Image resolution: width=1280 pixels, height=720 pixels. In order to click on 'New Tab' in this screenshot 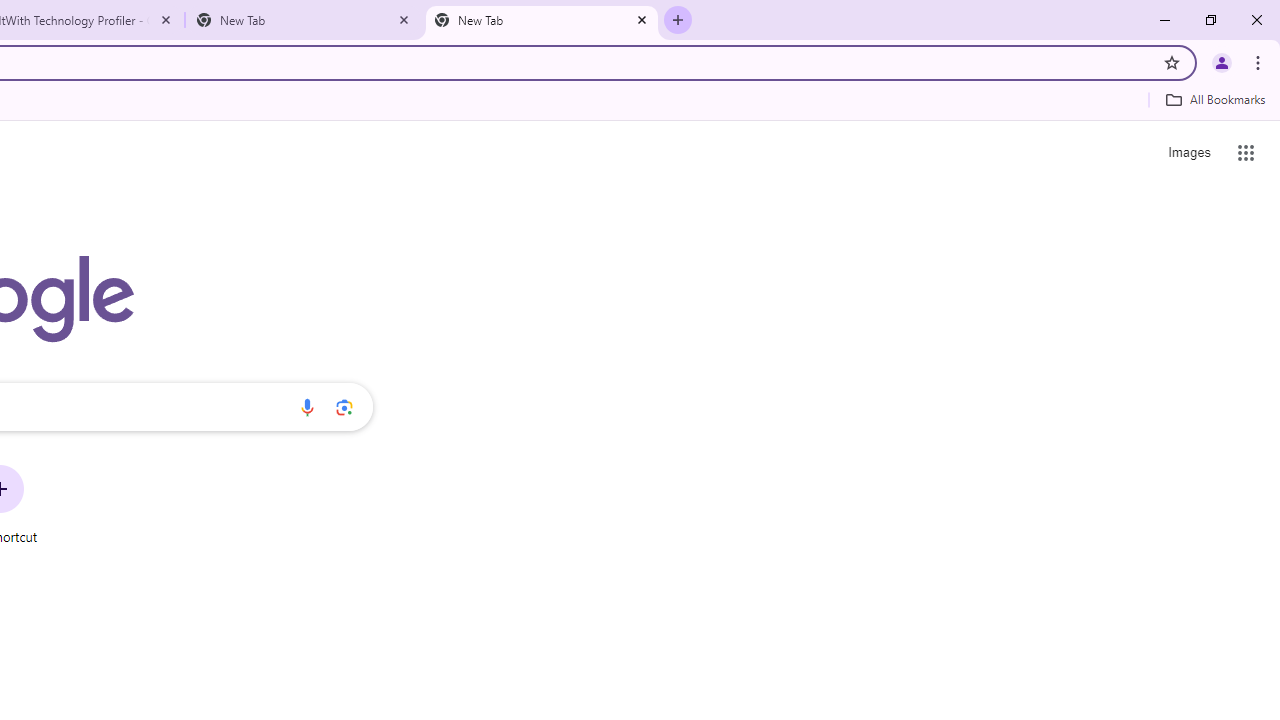, I will do `click(303, 20)`.